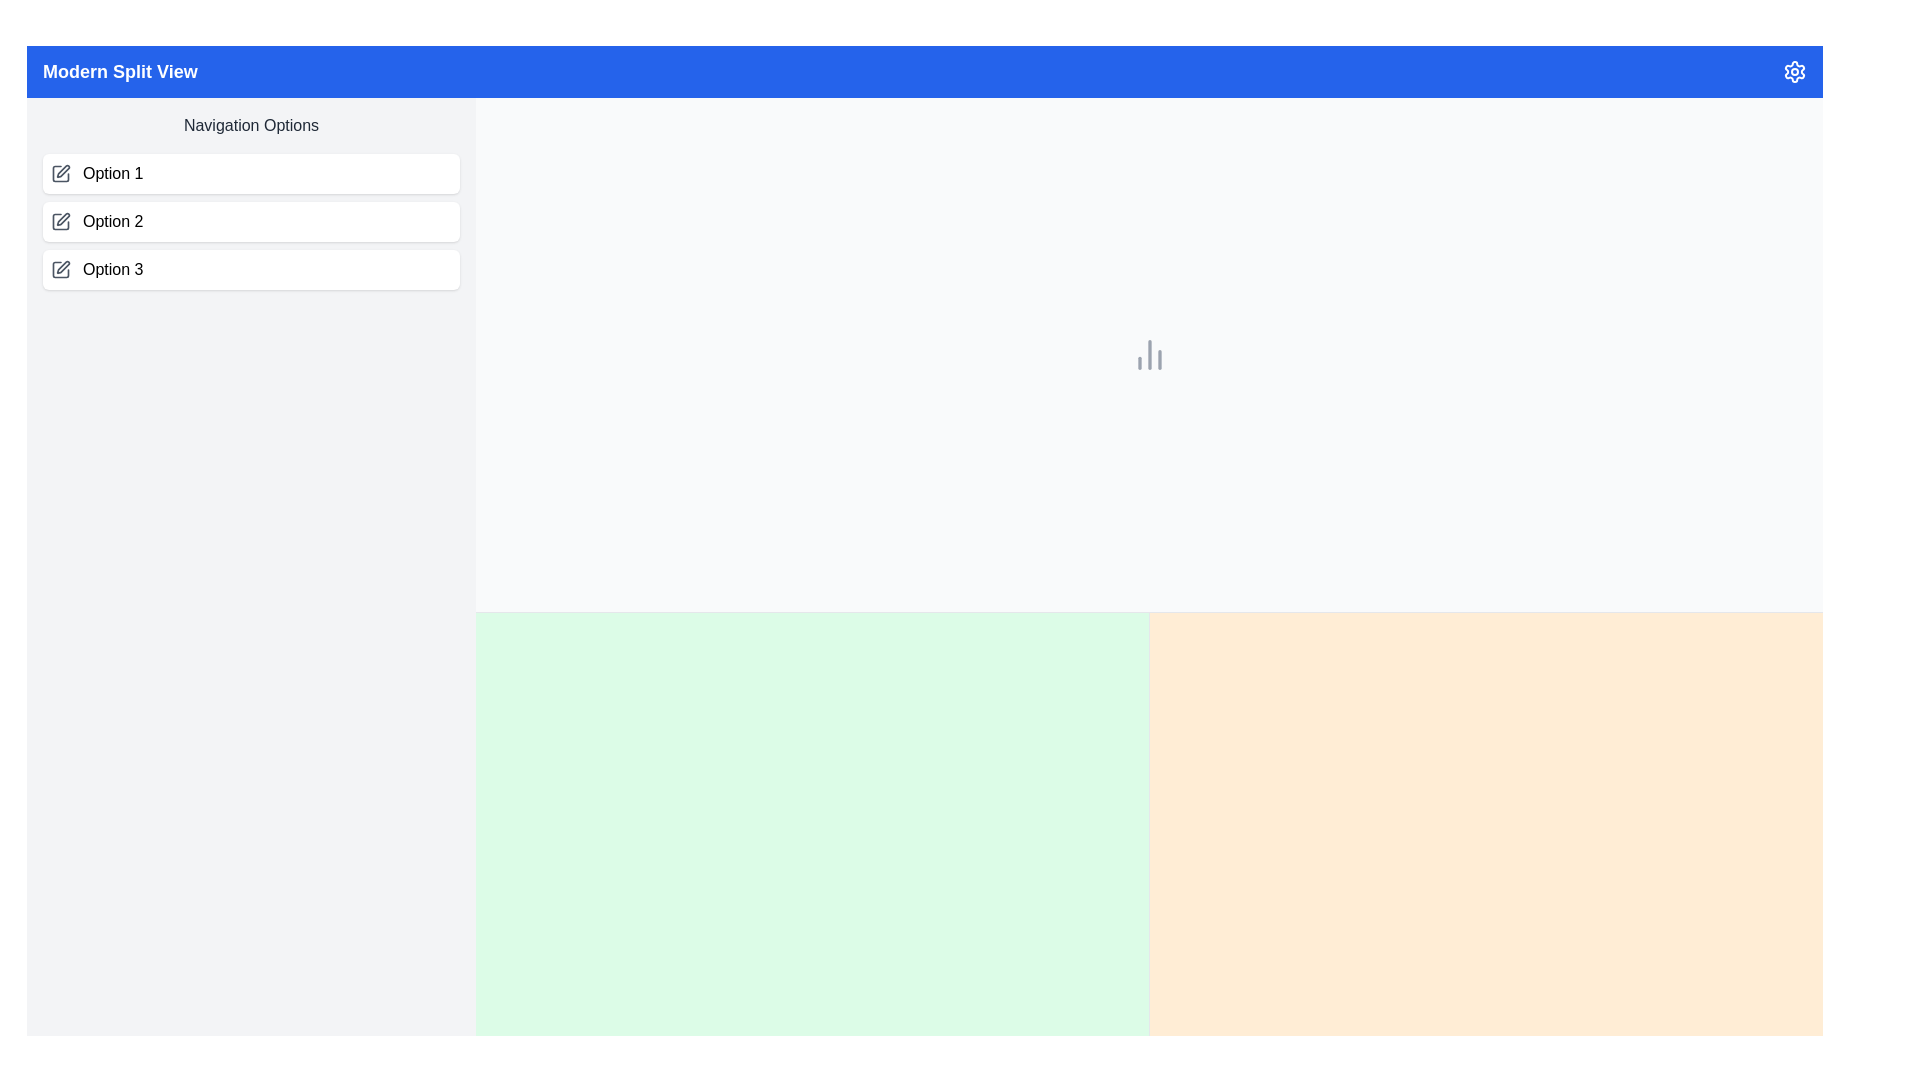 This screenshot has height=1080, width=1920. What do you see at coordinates (61, 172) in the screenshot?
I see `the interactive icon in the sidebar menu that signifies an editing action related to 'Option 1', located to the left of the text label` at bounding box center [61, 172].